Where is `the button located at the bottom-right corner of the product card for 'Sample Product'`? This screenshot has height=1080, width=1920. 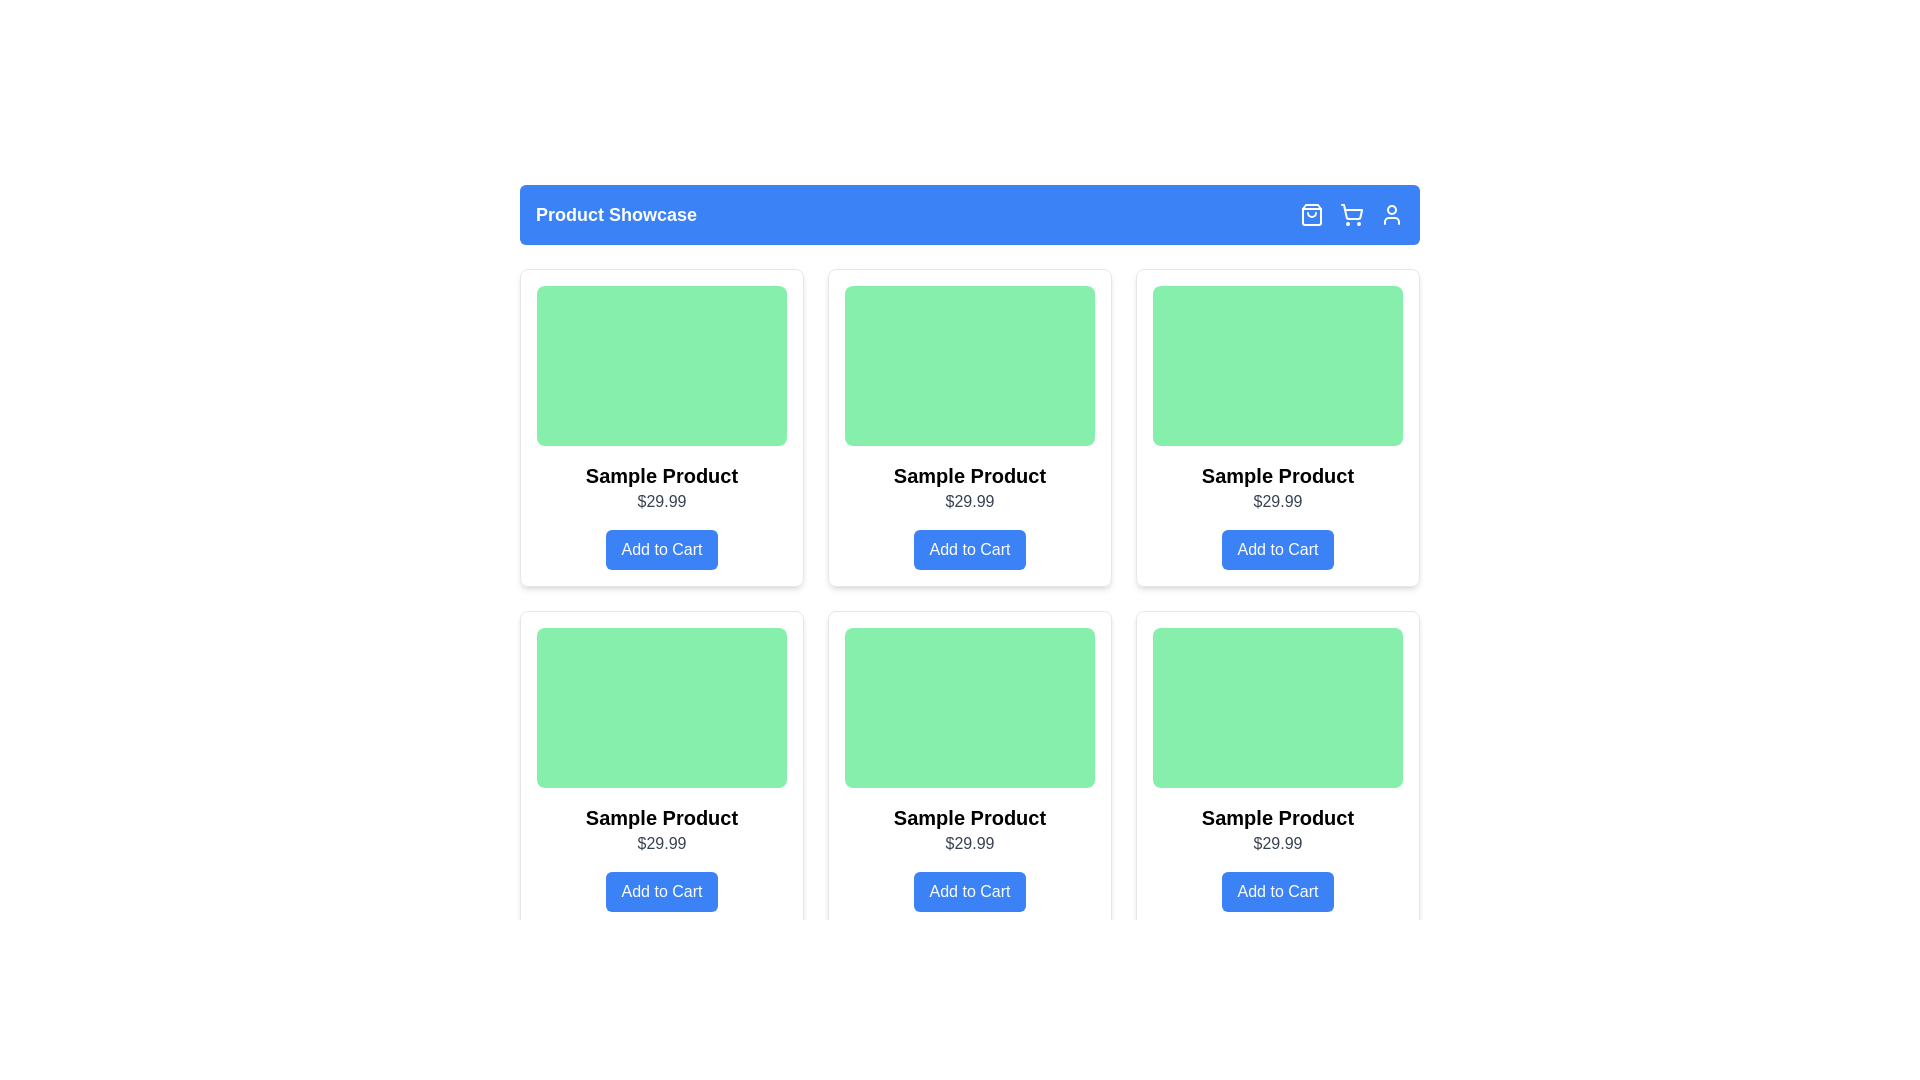
the button located at the bottom-right corner of the product card for 'Sample Product' is located at coordinates (1276, 890).